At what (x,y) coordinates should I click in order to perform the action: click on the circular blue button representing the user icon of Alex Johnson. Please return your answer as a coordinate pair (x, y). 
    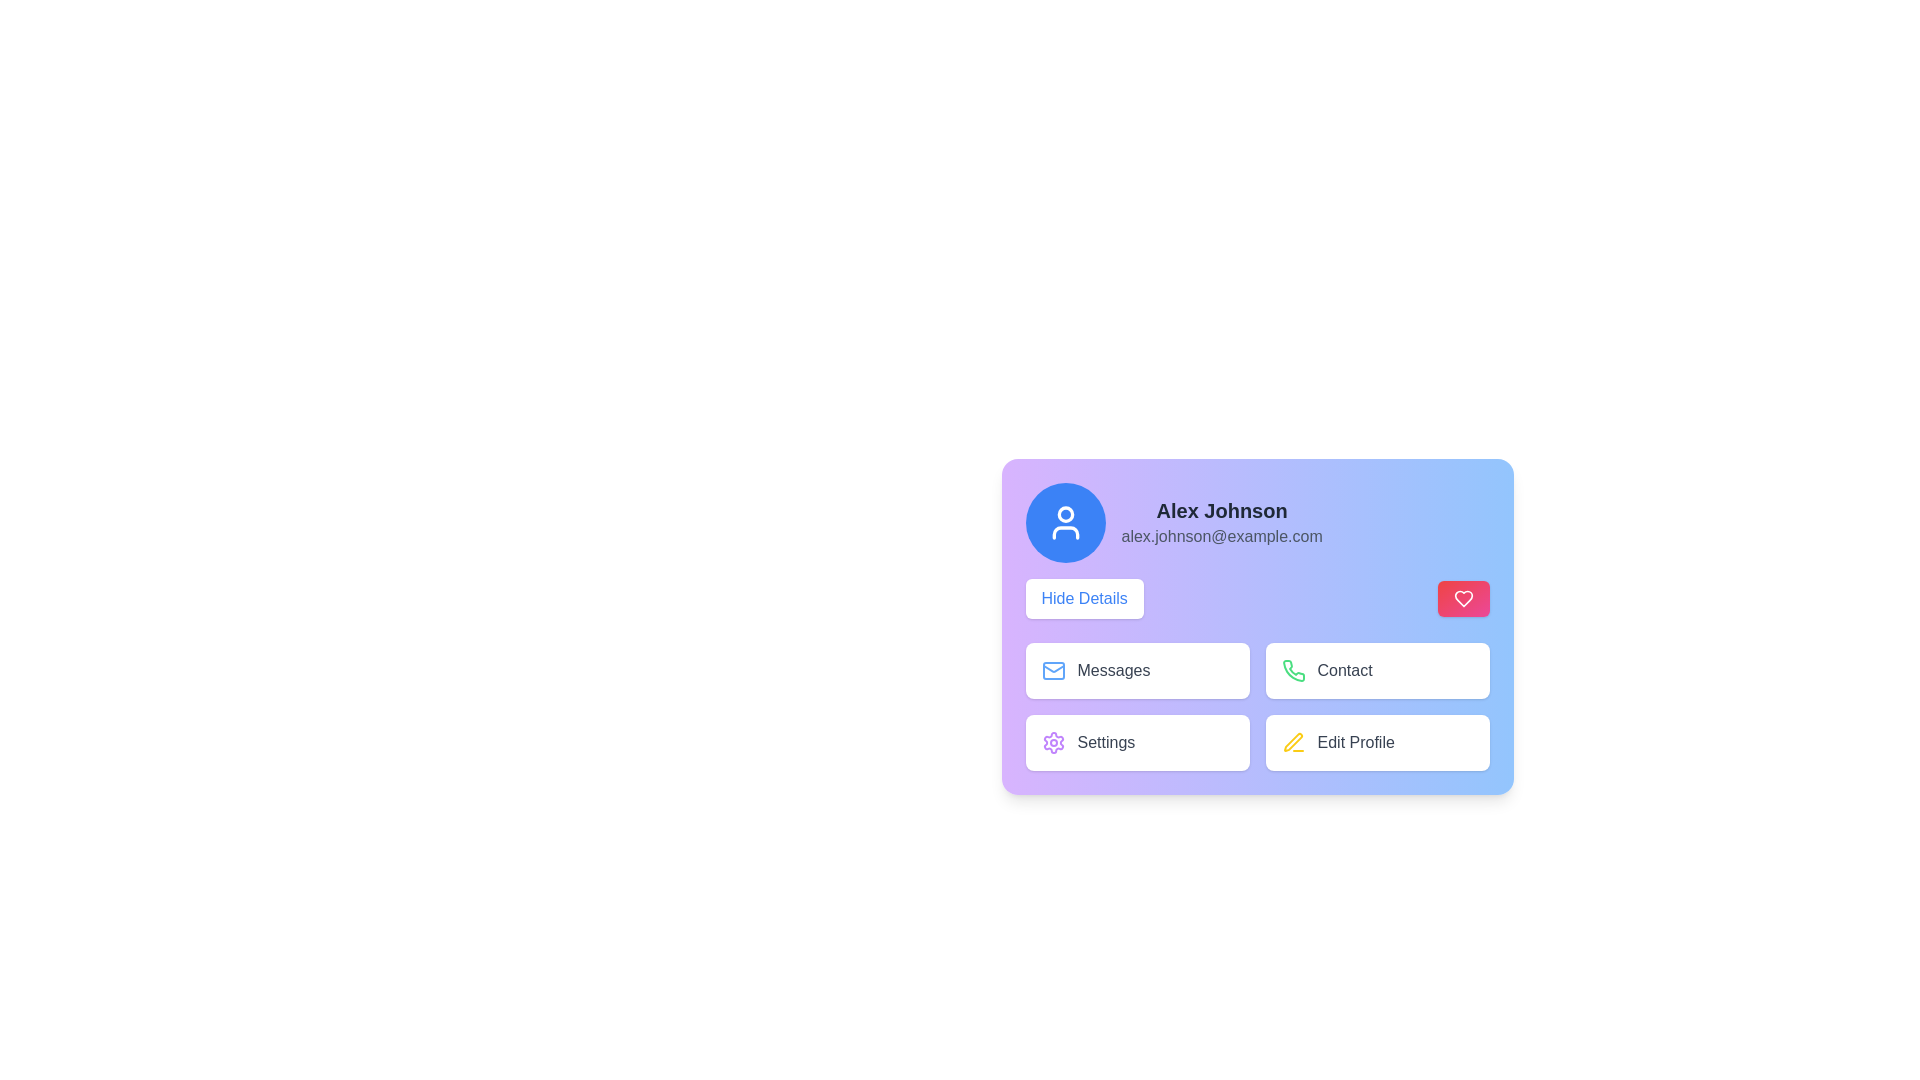
    Looking at the image, I should click on (1064, 522).